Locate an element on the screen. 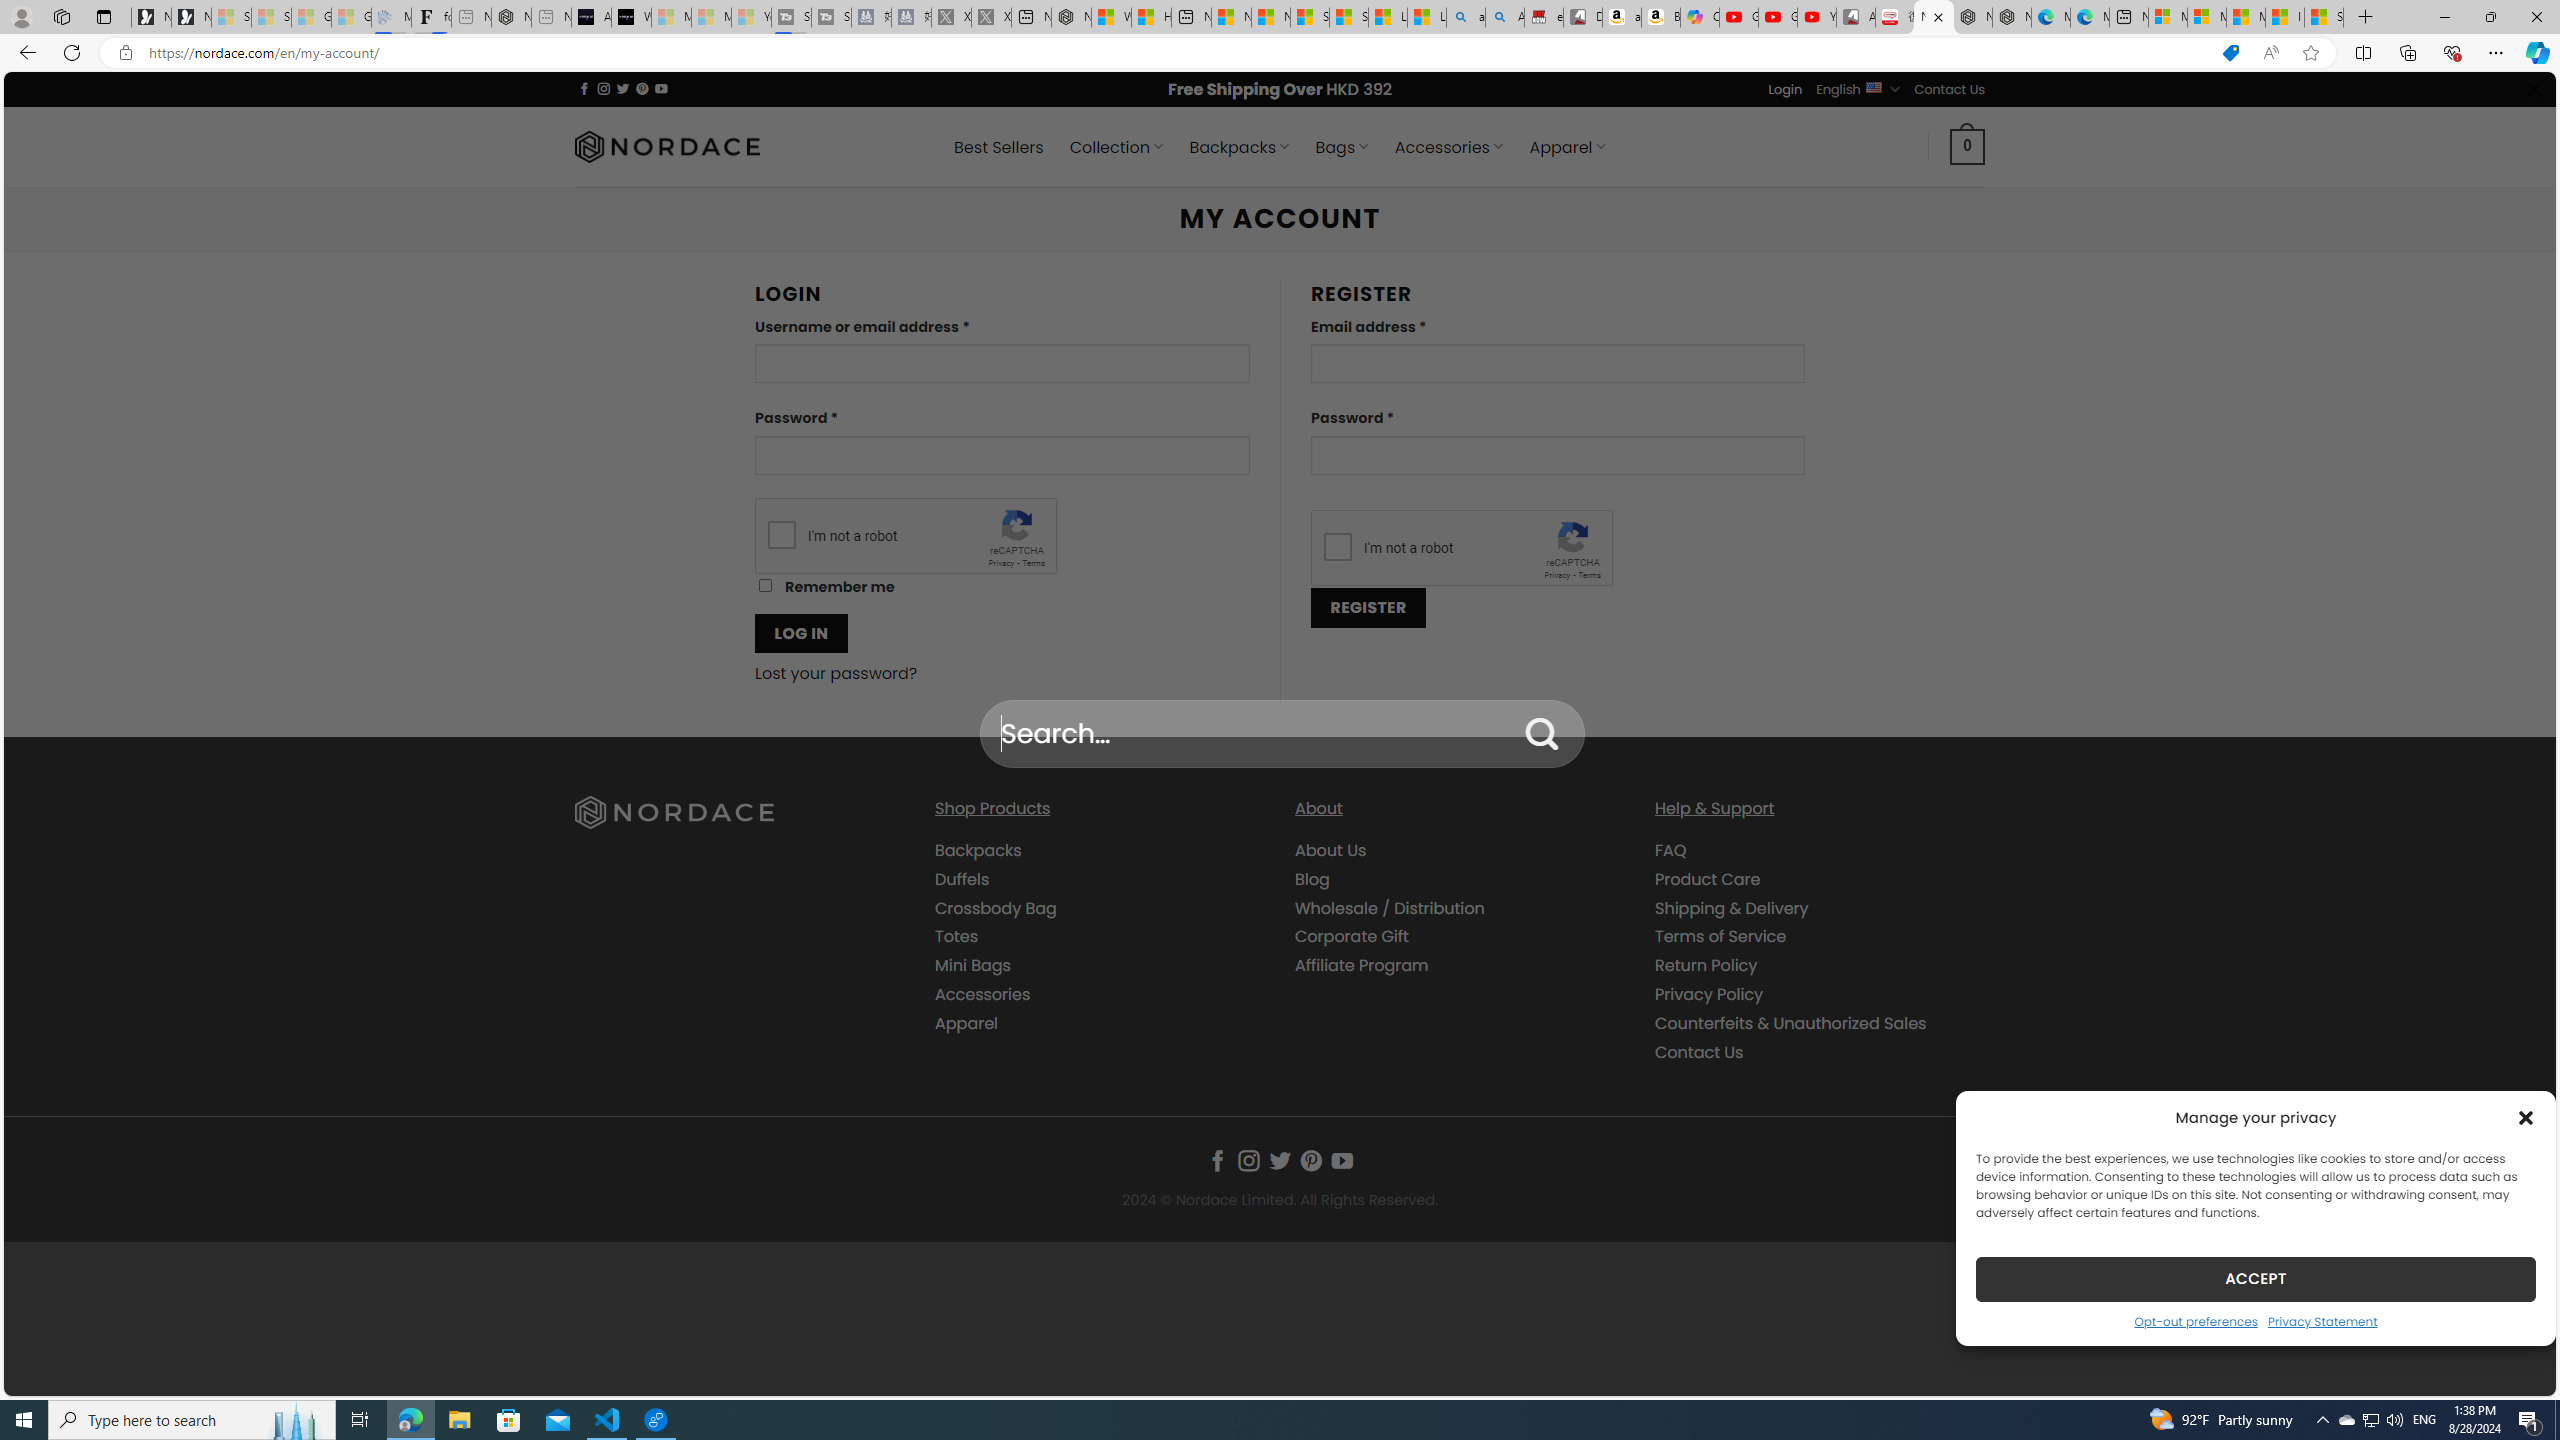 This screenshot has height=1440, width=2560. 'Shipping & Delivery' is located at coordinates (1818, 907).